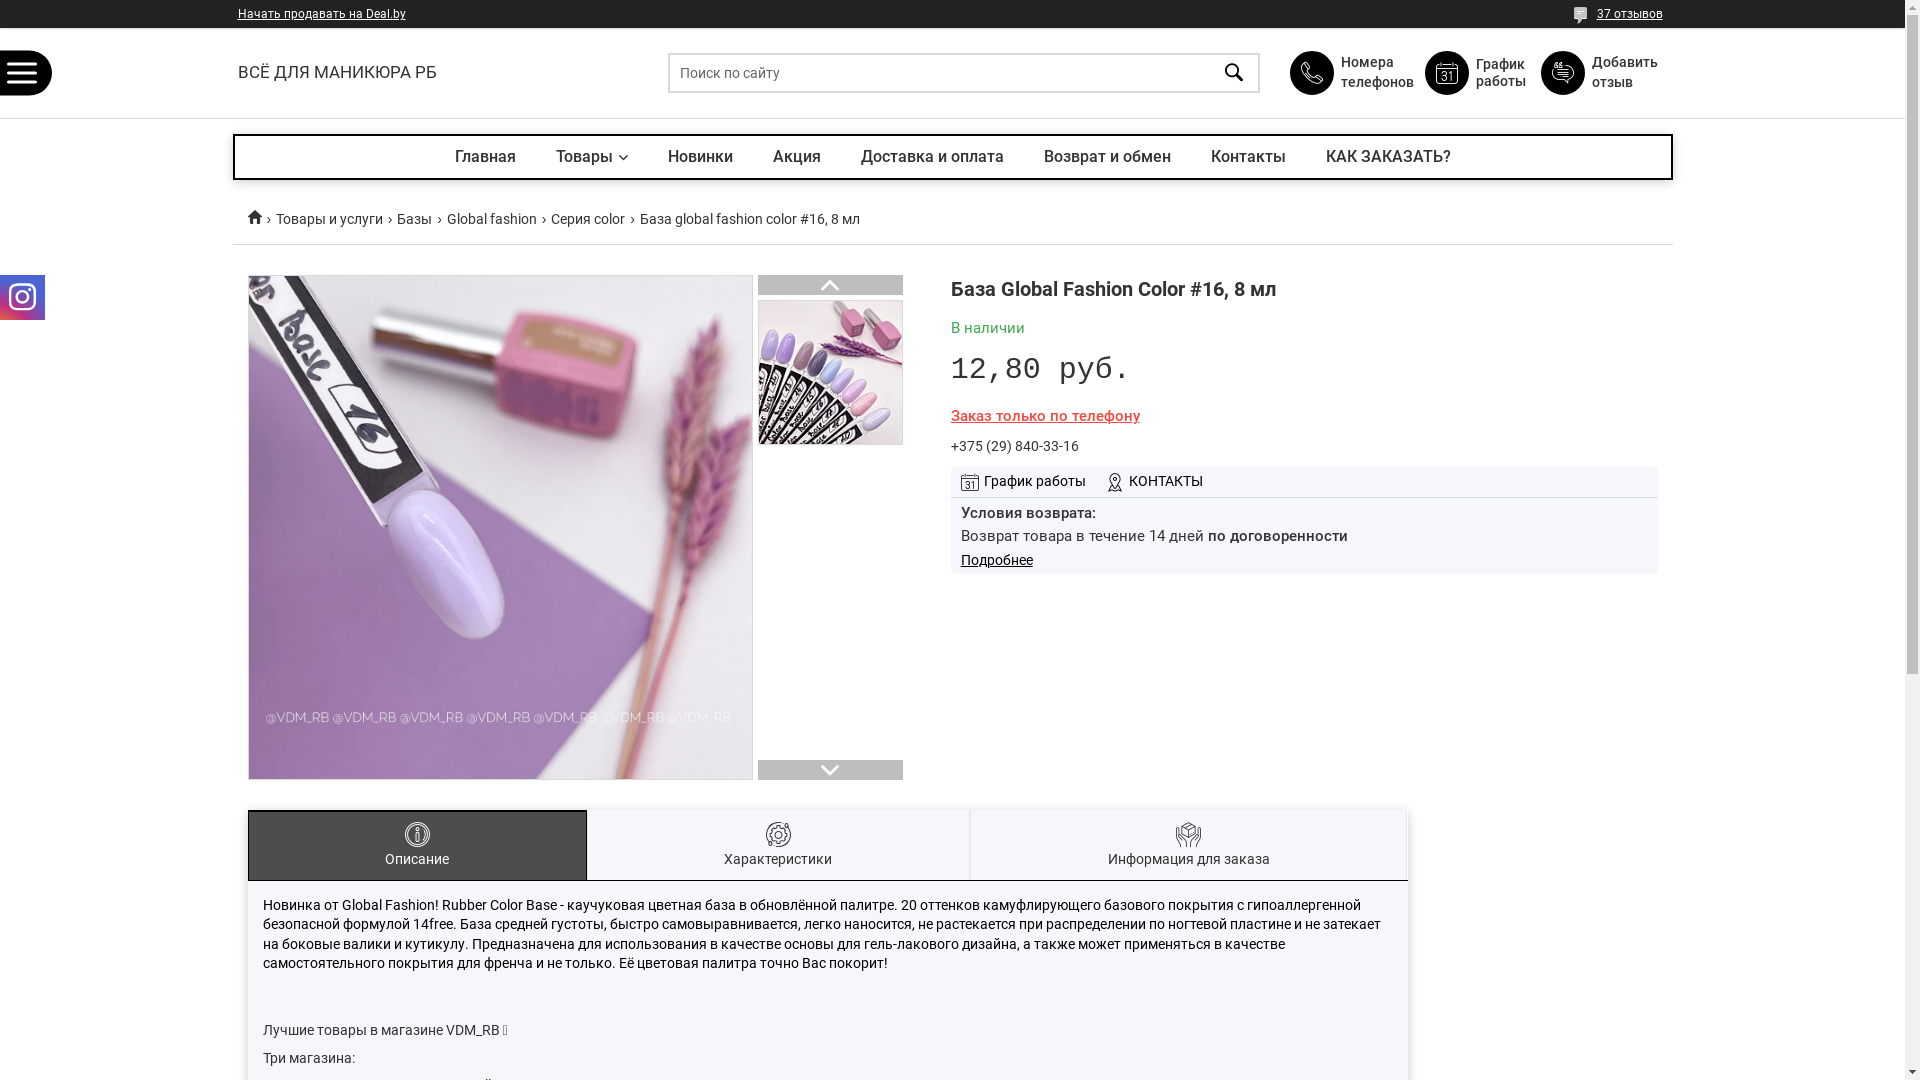 The height and width of the screenshot is (1080, 1920). Describe the element at coordinates (491, 219) in the screenshot. I see `'Global fashion'` at that location.